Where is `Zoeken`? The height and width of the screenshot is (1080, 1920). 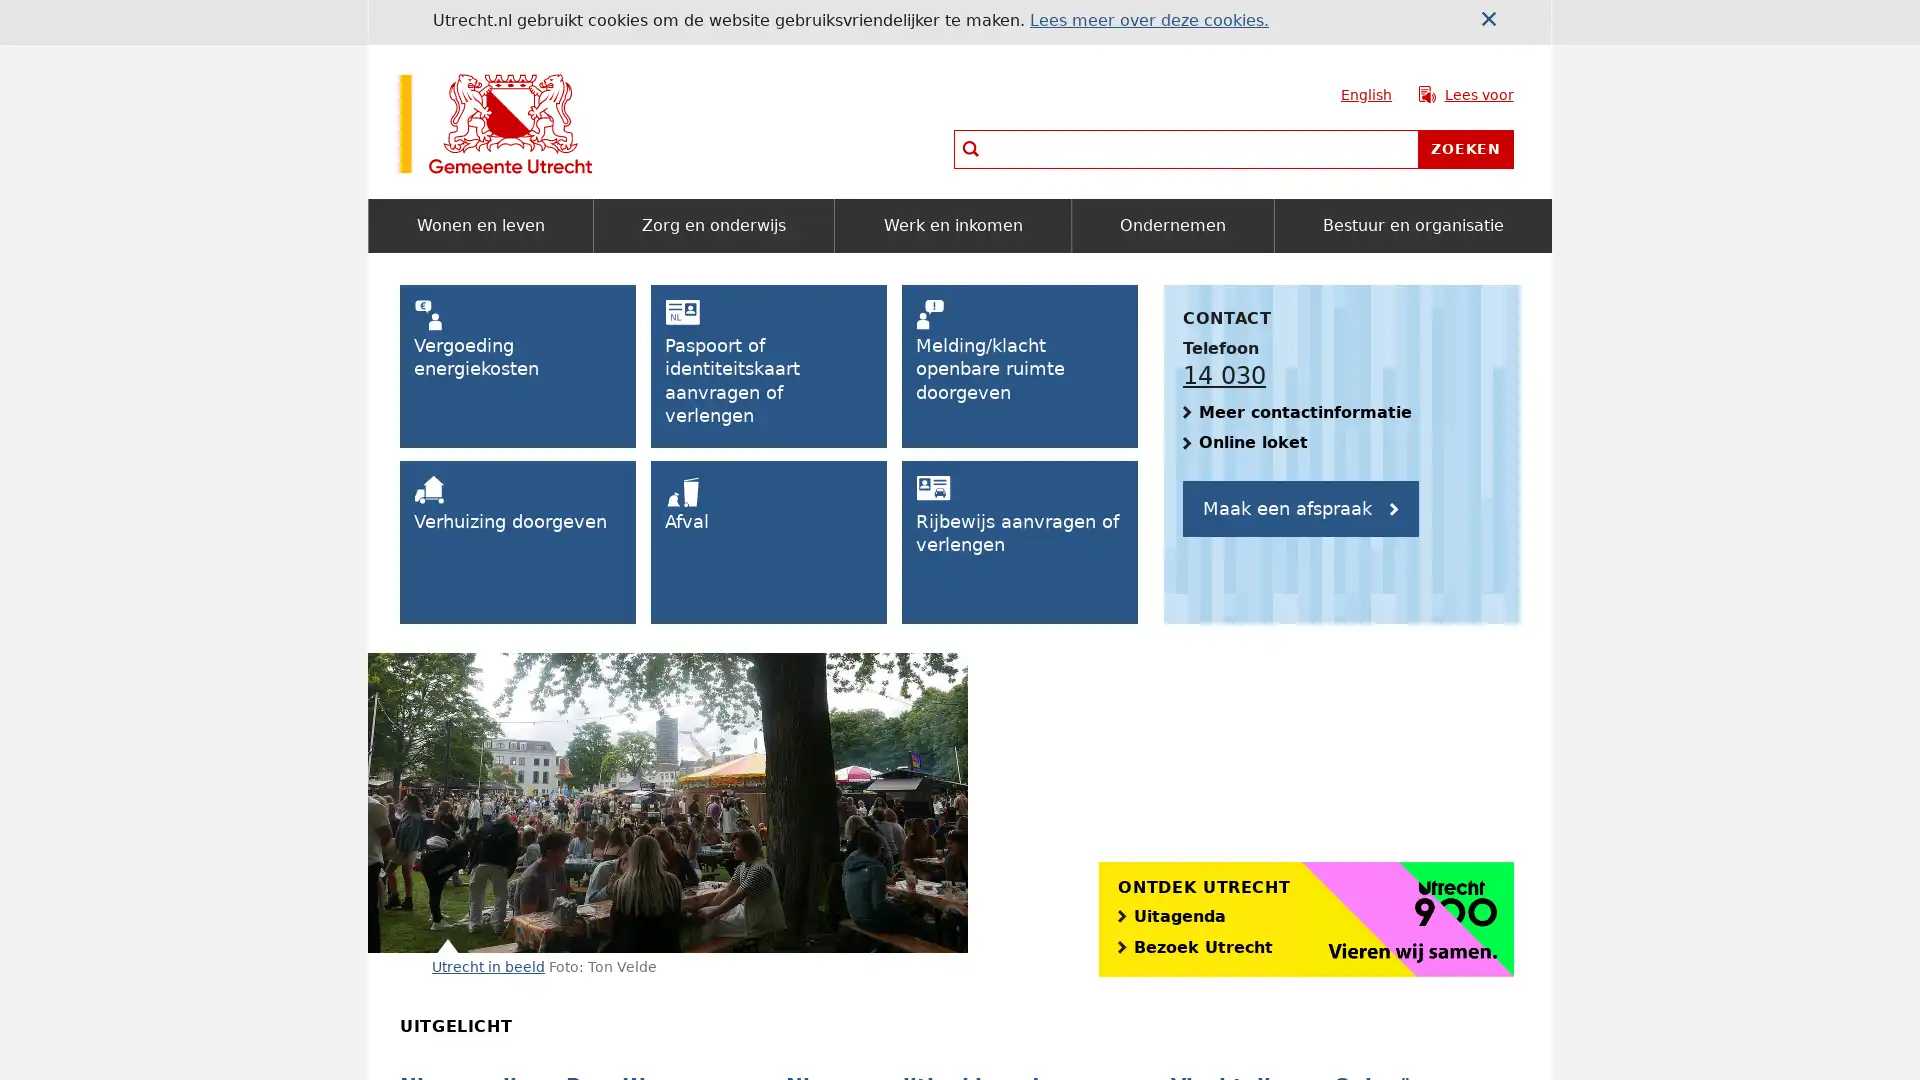 Zoeken is located at coordinates (1465, 148).